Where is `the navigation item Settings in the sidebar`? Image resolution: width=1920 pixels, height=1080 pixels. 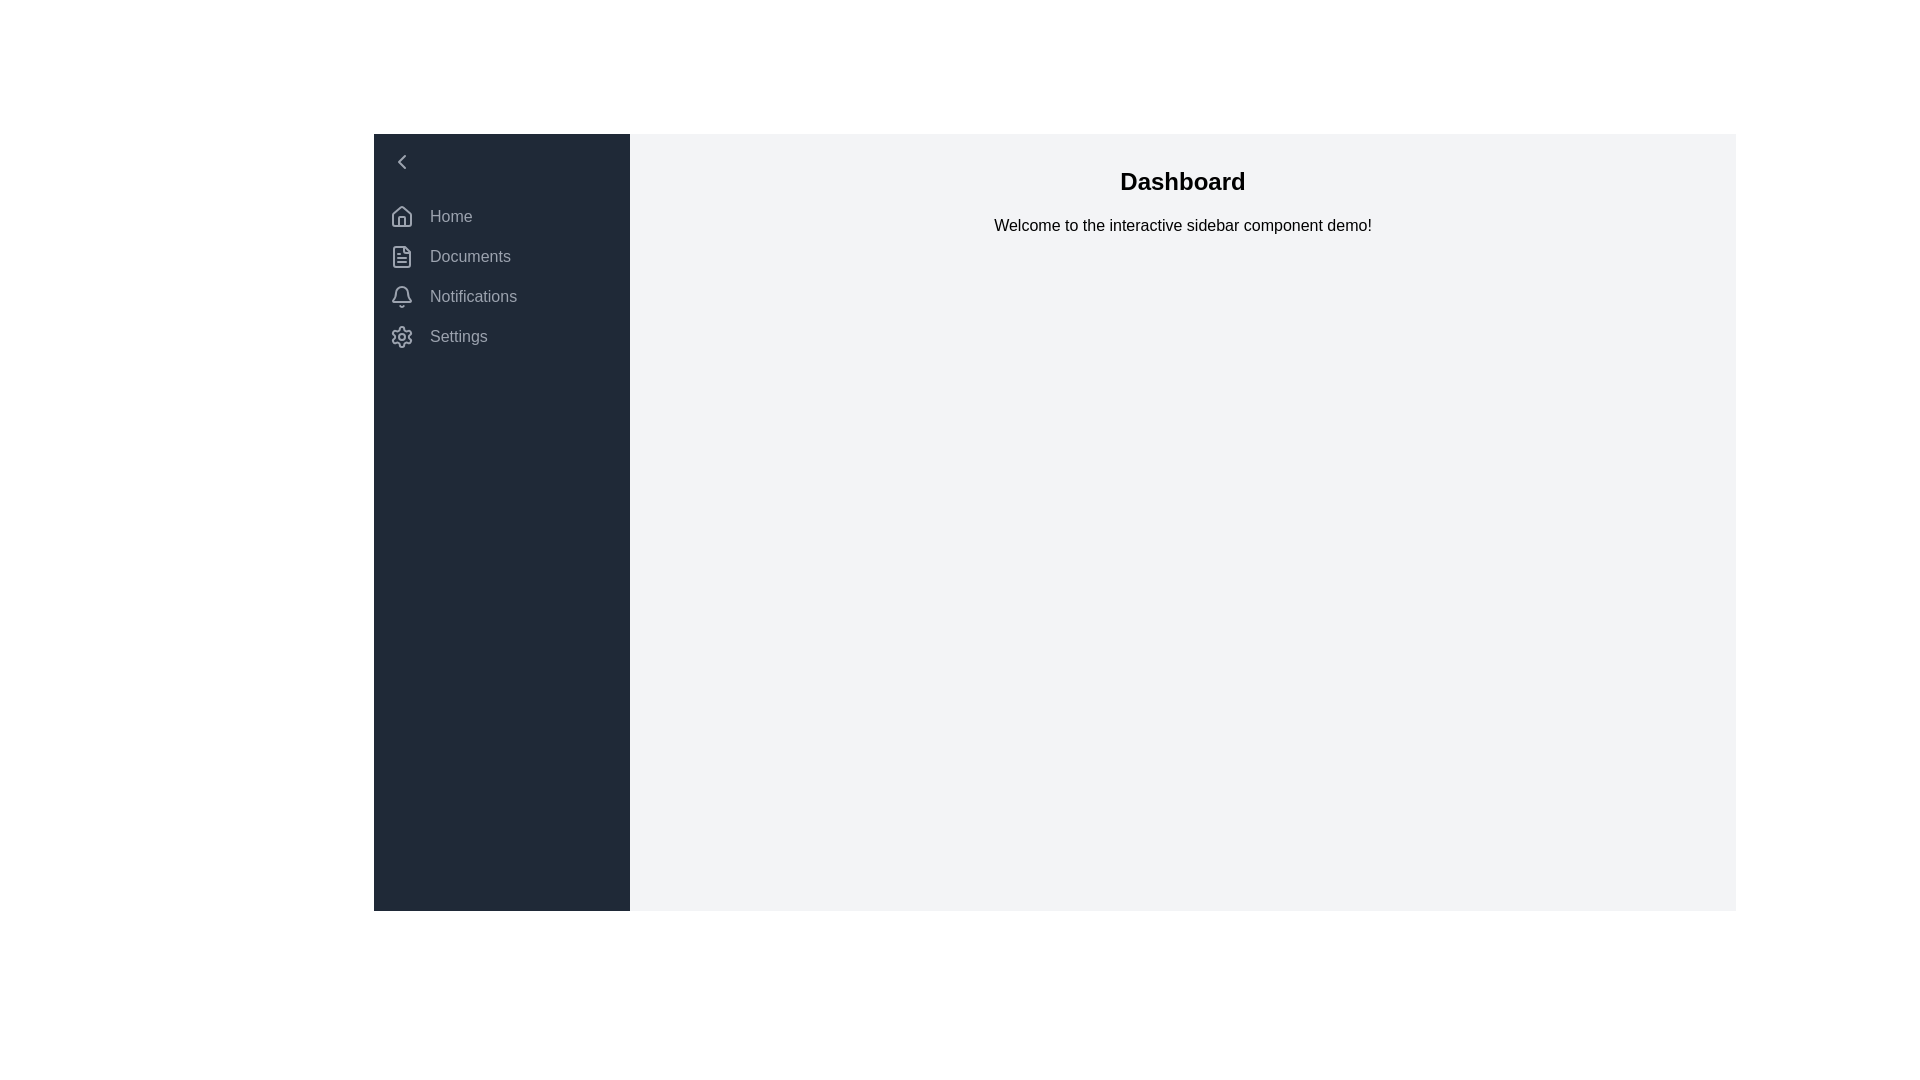 the navigation item Settings in the sidebar is located at coordinates (502, 335).